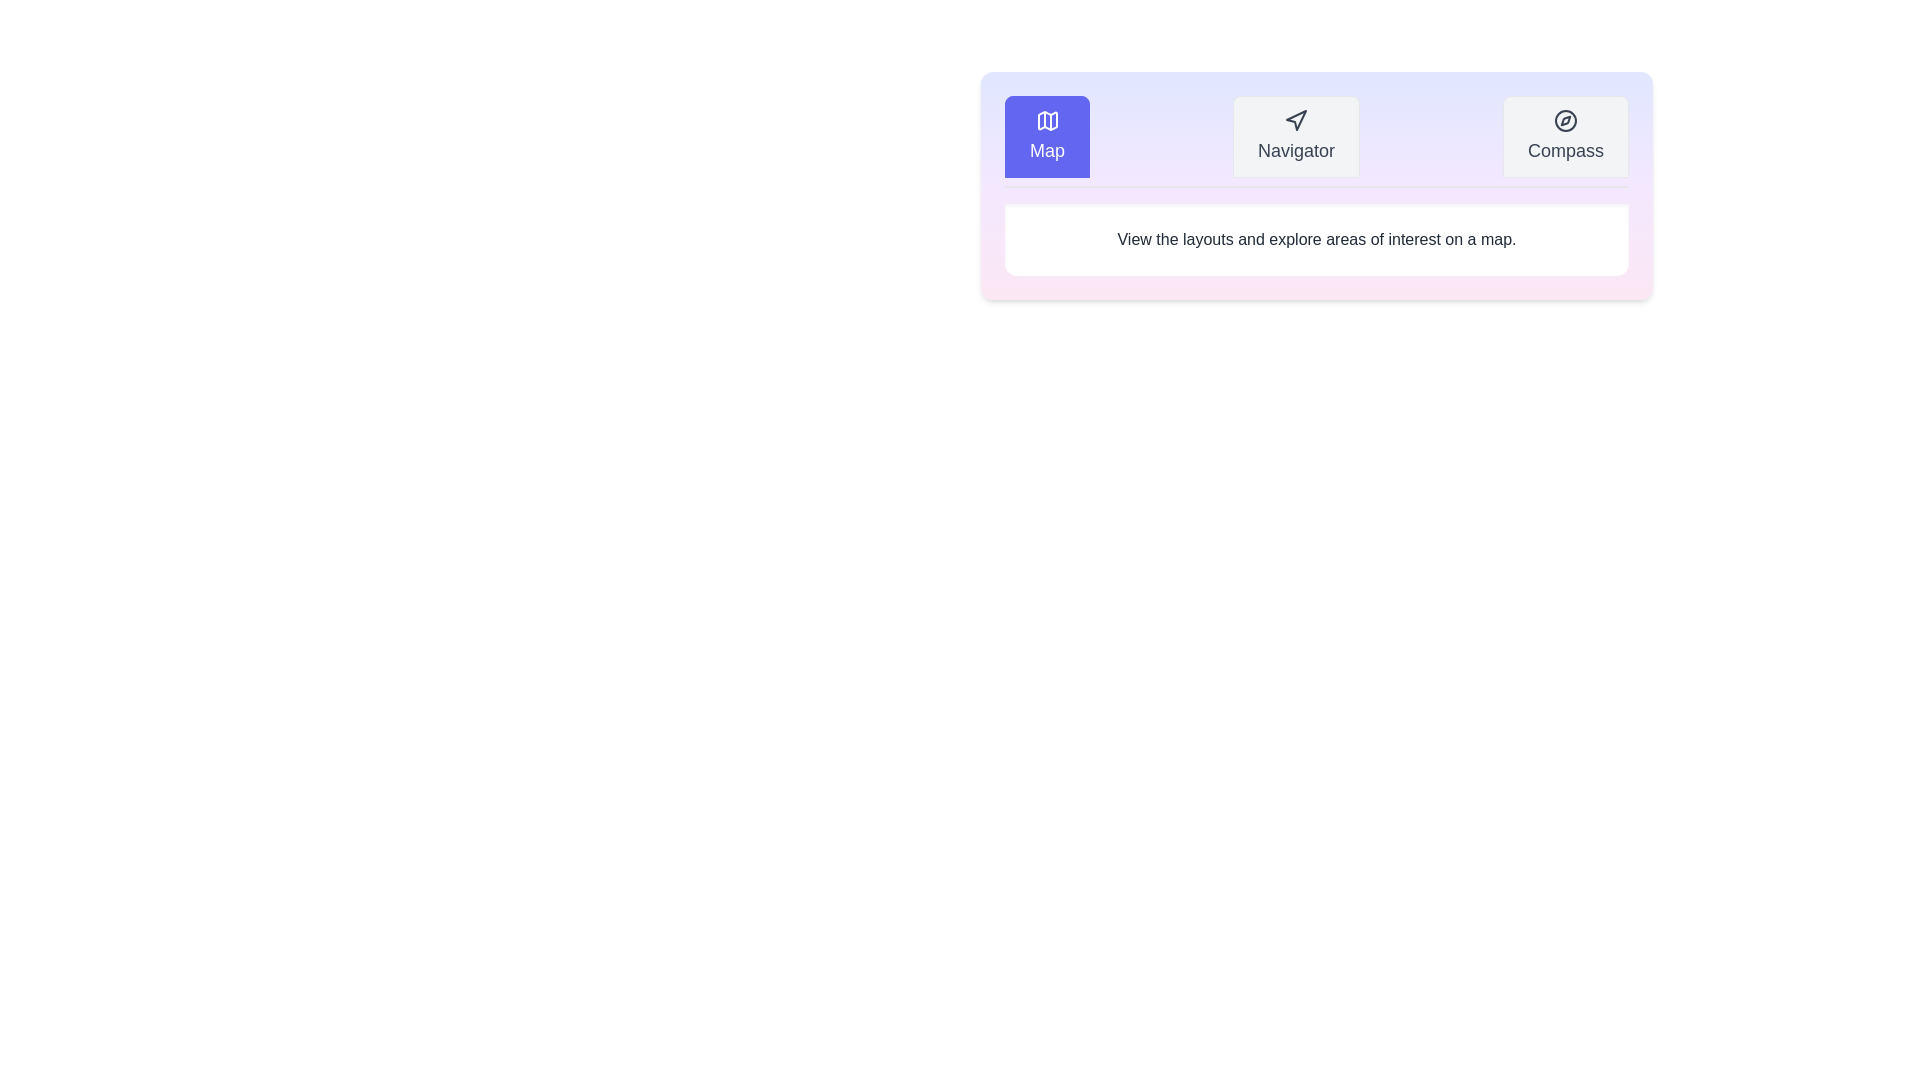 The image size is (1920, 1080). What do you see at coordinates (1296, 136) in the screenshot?
I see `the tab Navigator to observe its hover effect` at bounding box center [1296, 136].